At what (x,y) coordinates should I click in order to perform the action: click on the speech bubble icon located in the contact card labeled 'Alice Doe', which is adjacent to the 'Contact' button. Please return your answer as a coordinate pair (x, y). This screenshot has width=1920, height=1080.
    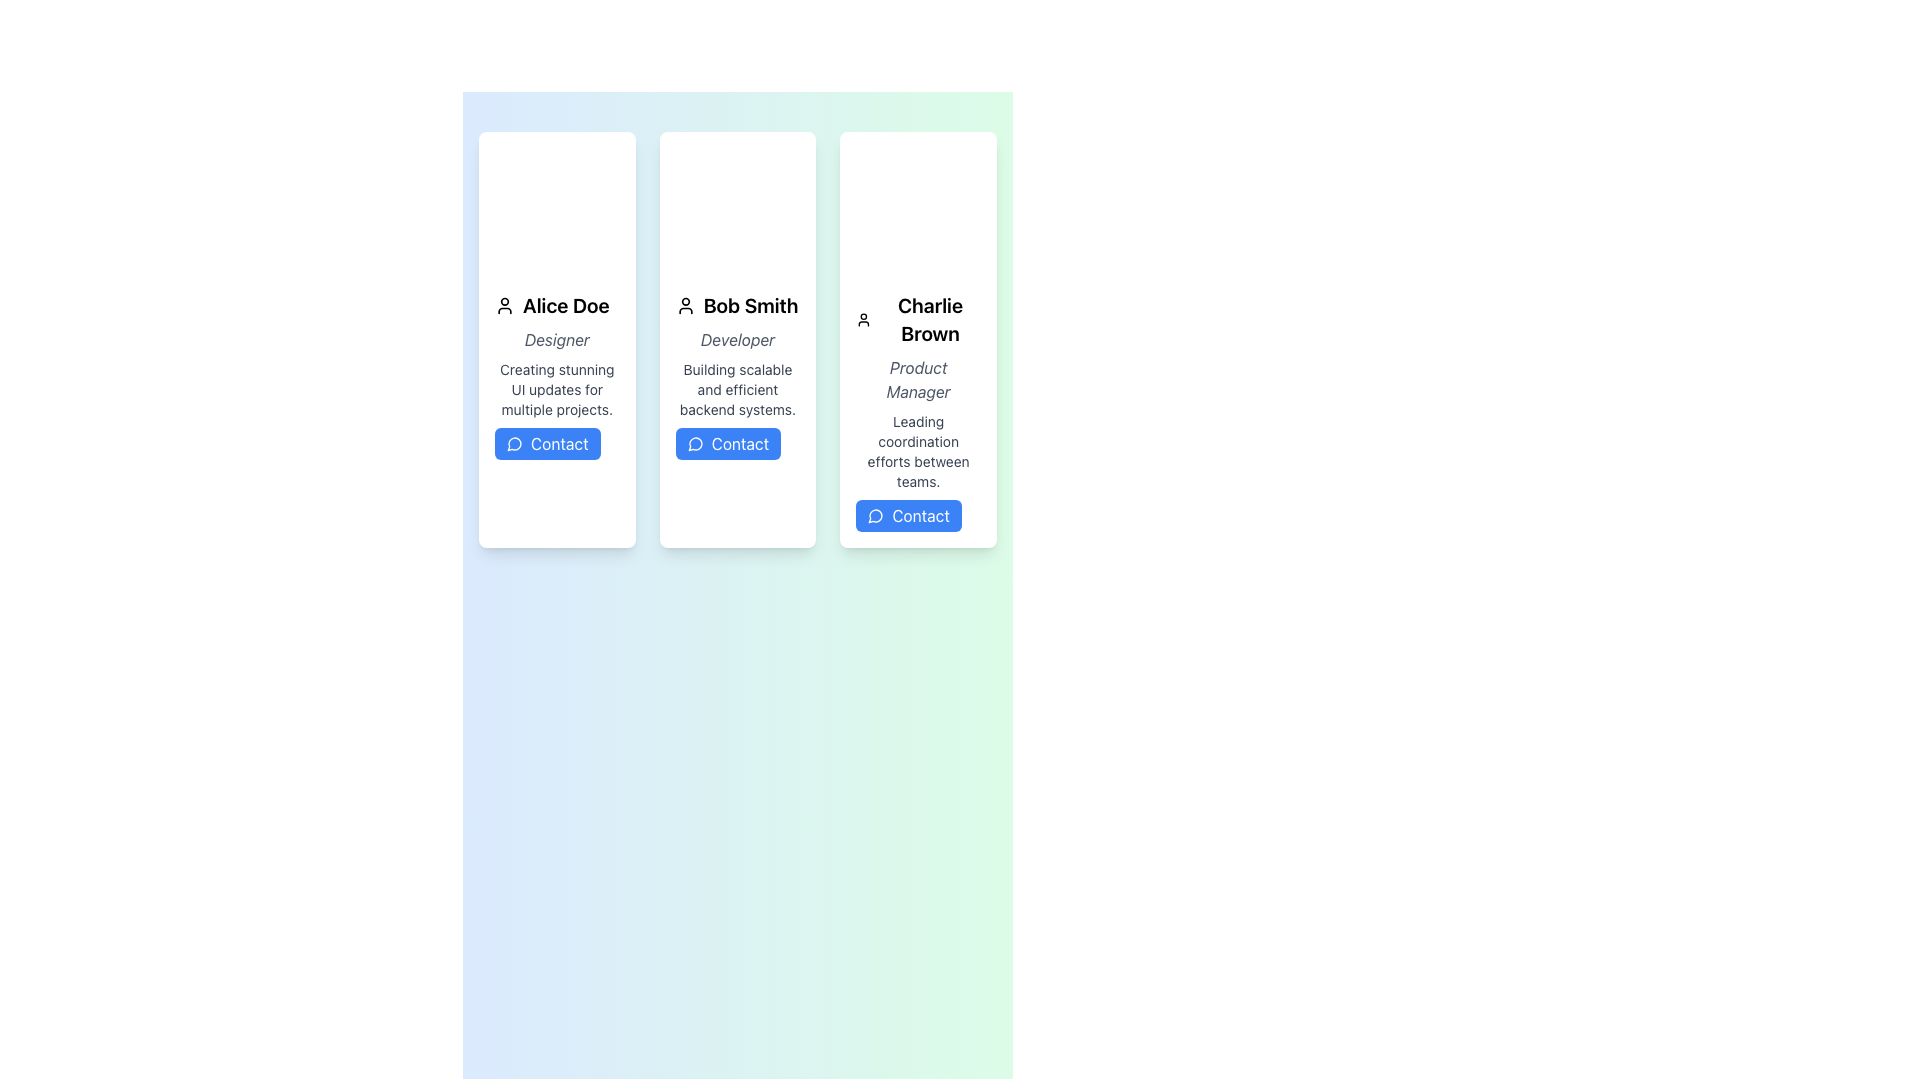
    Looking at the image, I should click on (514, 443).